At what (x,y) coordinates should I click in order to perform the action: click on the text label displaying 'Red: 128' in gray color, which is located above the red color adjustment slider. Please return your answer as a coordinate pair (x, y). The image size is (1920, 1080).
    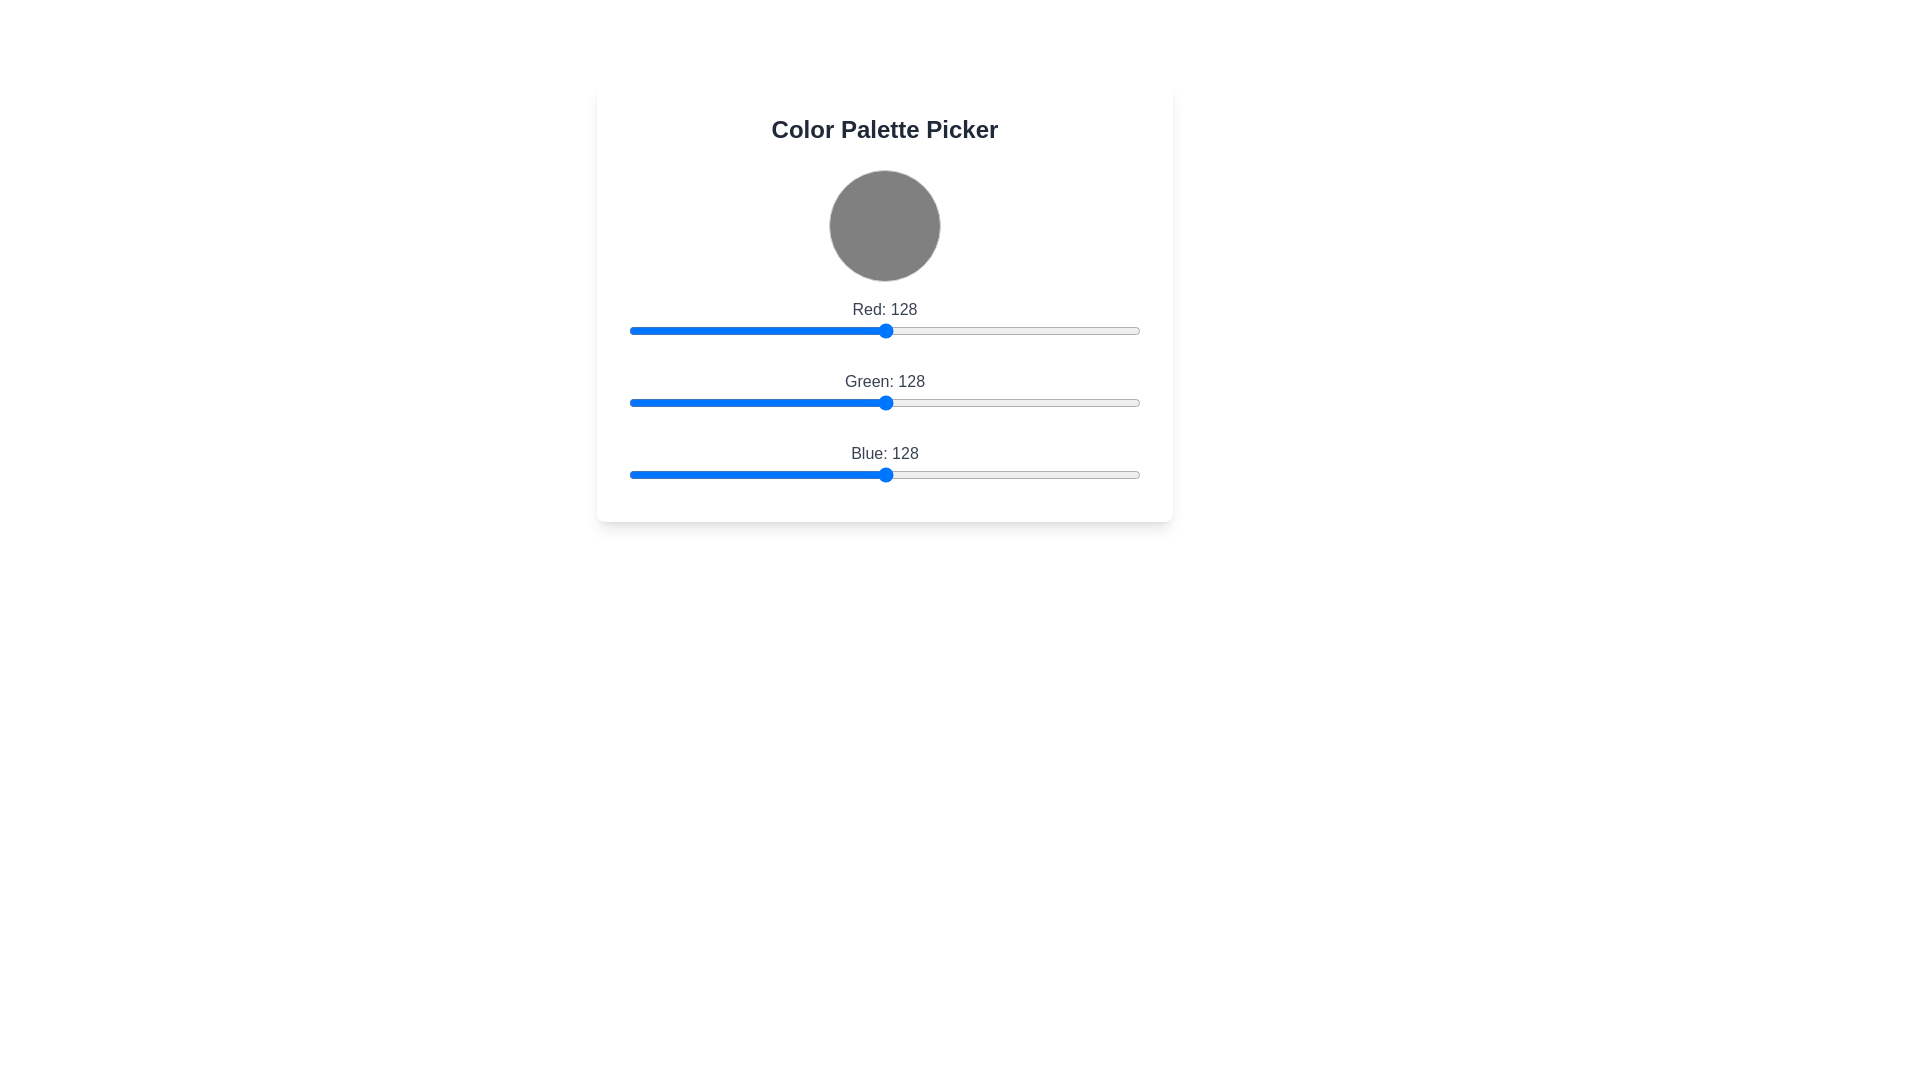
    Looking at the image, I should click on (883, 309).